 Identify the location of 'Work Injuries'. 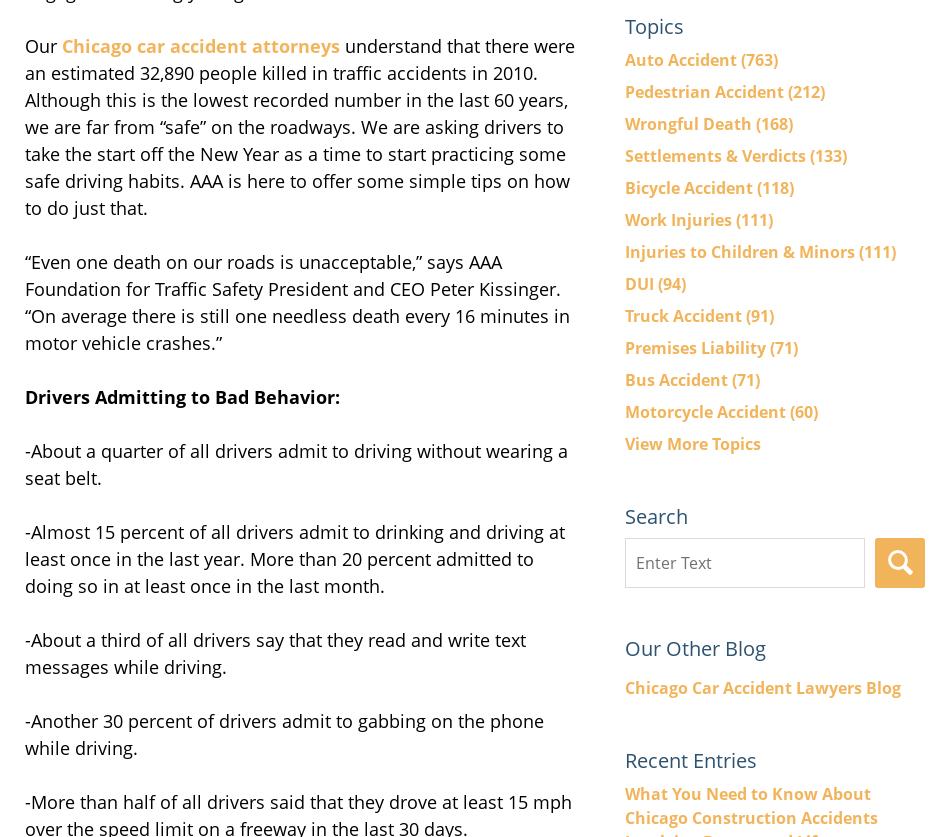
(625, 217).